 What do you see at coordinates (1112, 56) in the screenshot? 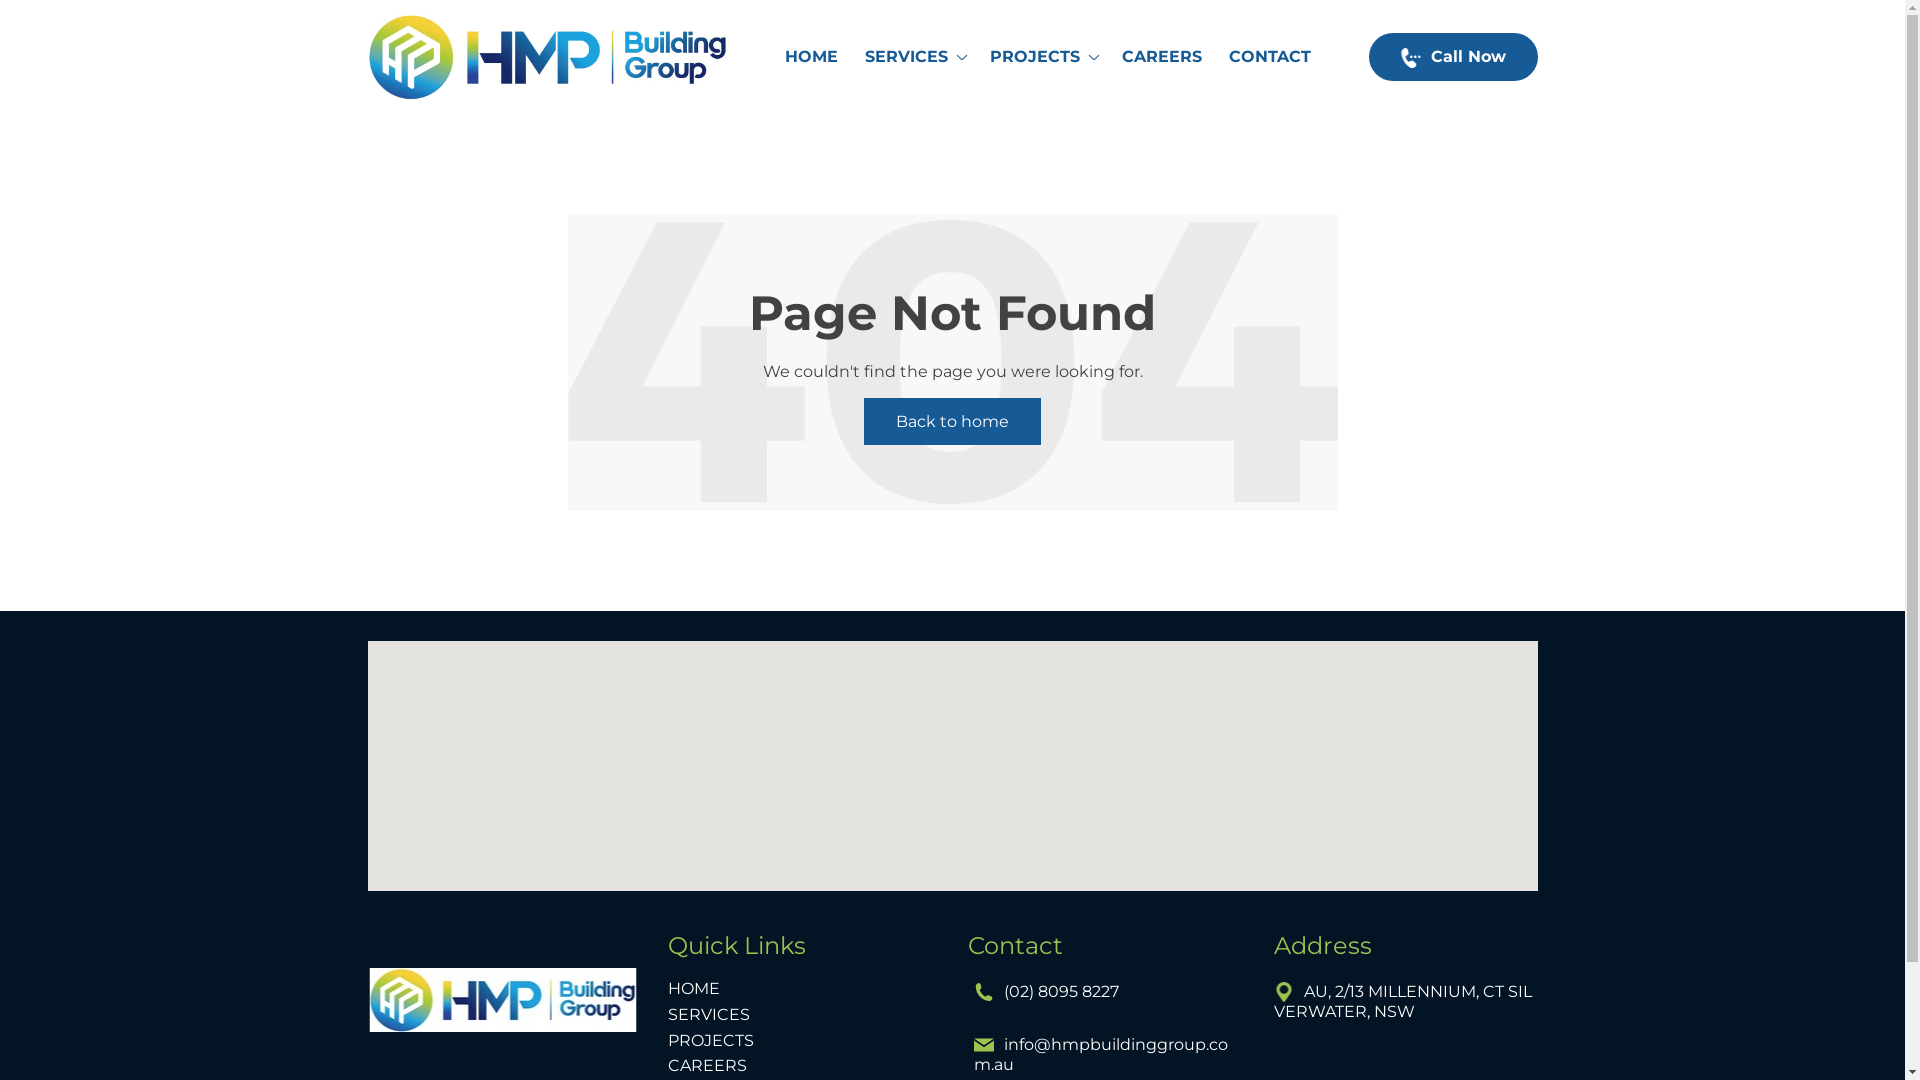
I see `'CAREERS'` at bounding box center [1112, 56].